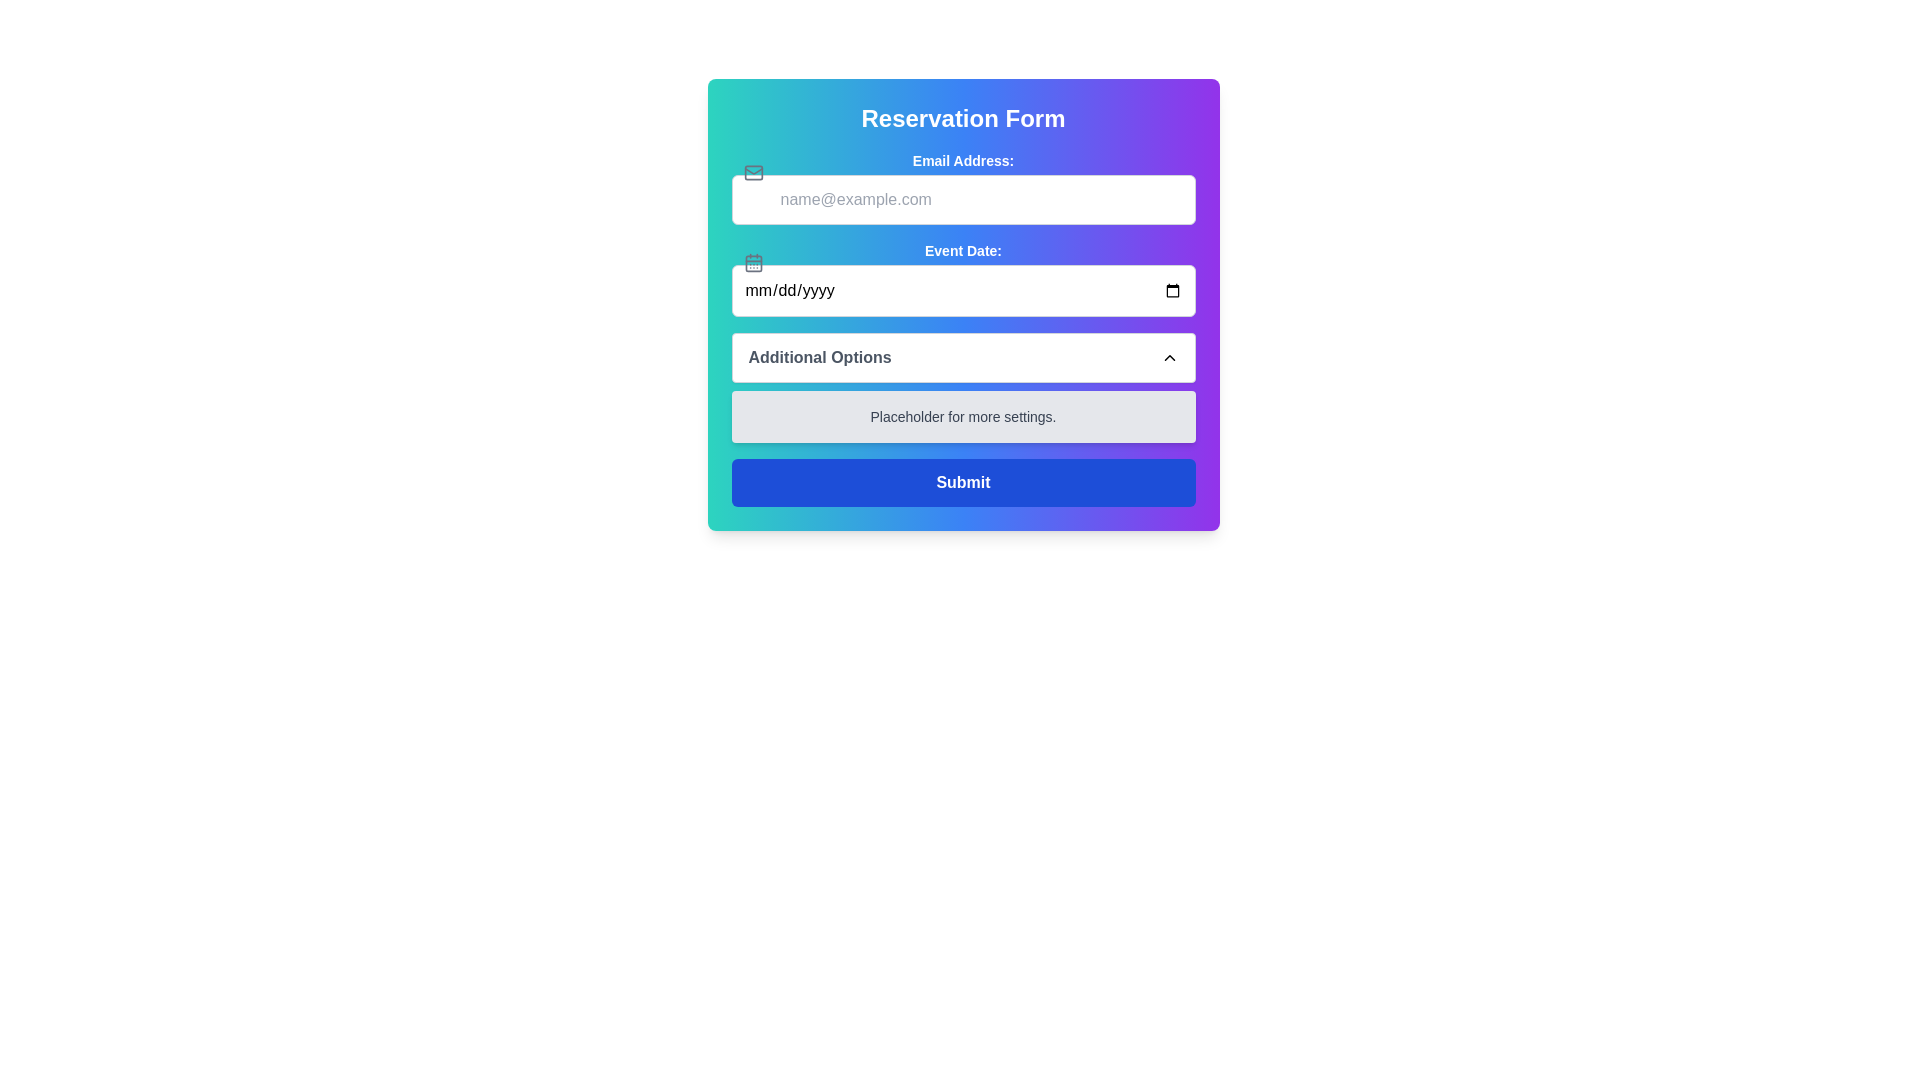 The height and width of the screenshot is (1080, 1920). What do you see at coordinates (963, 357) in the screenshot?
I see `the 'Additional Options' dropdown toggle button` at bounding box center [963, 357].